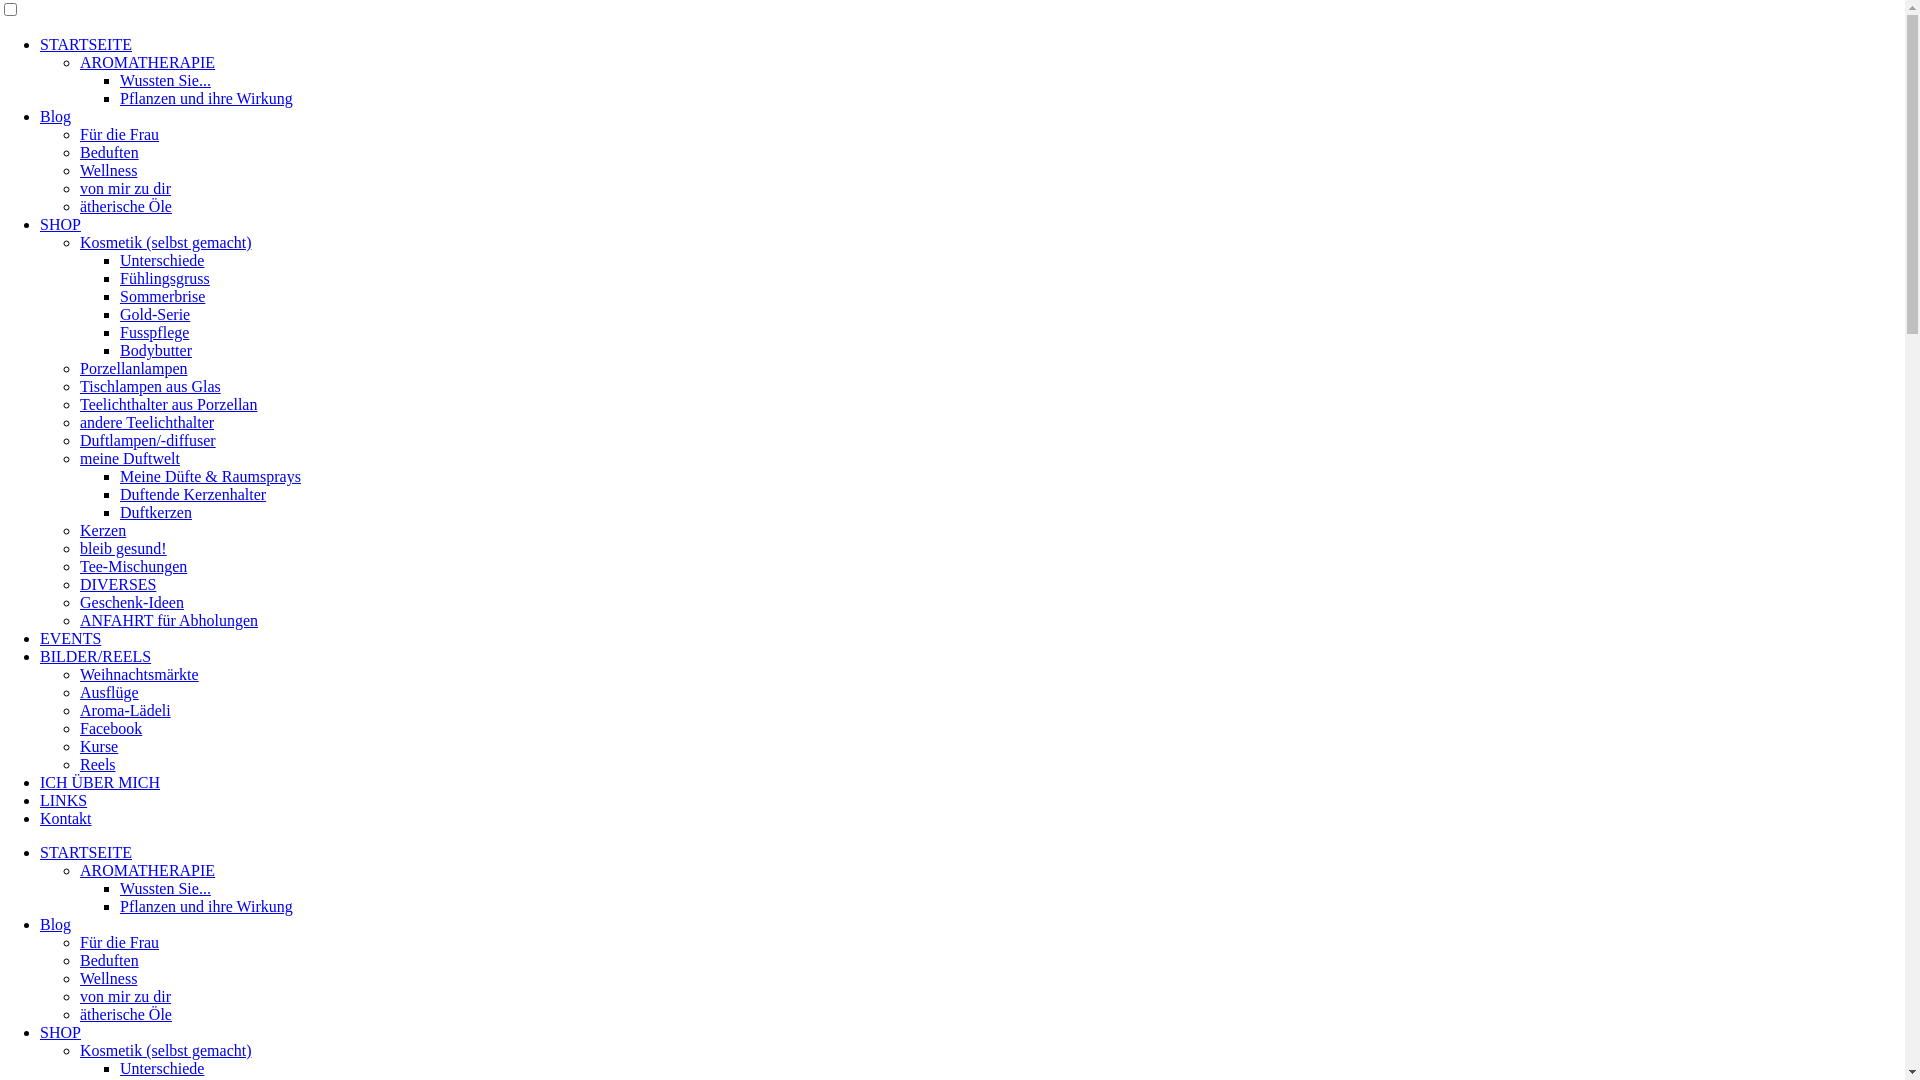 This screenshot has height=1080, width=1920. I want to click on 'Beduften', so click(108, 151).